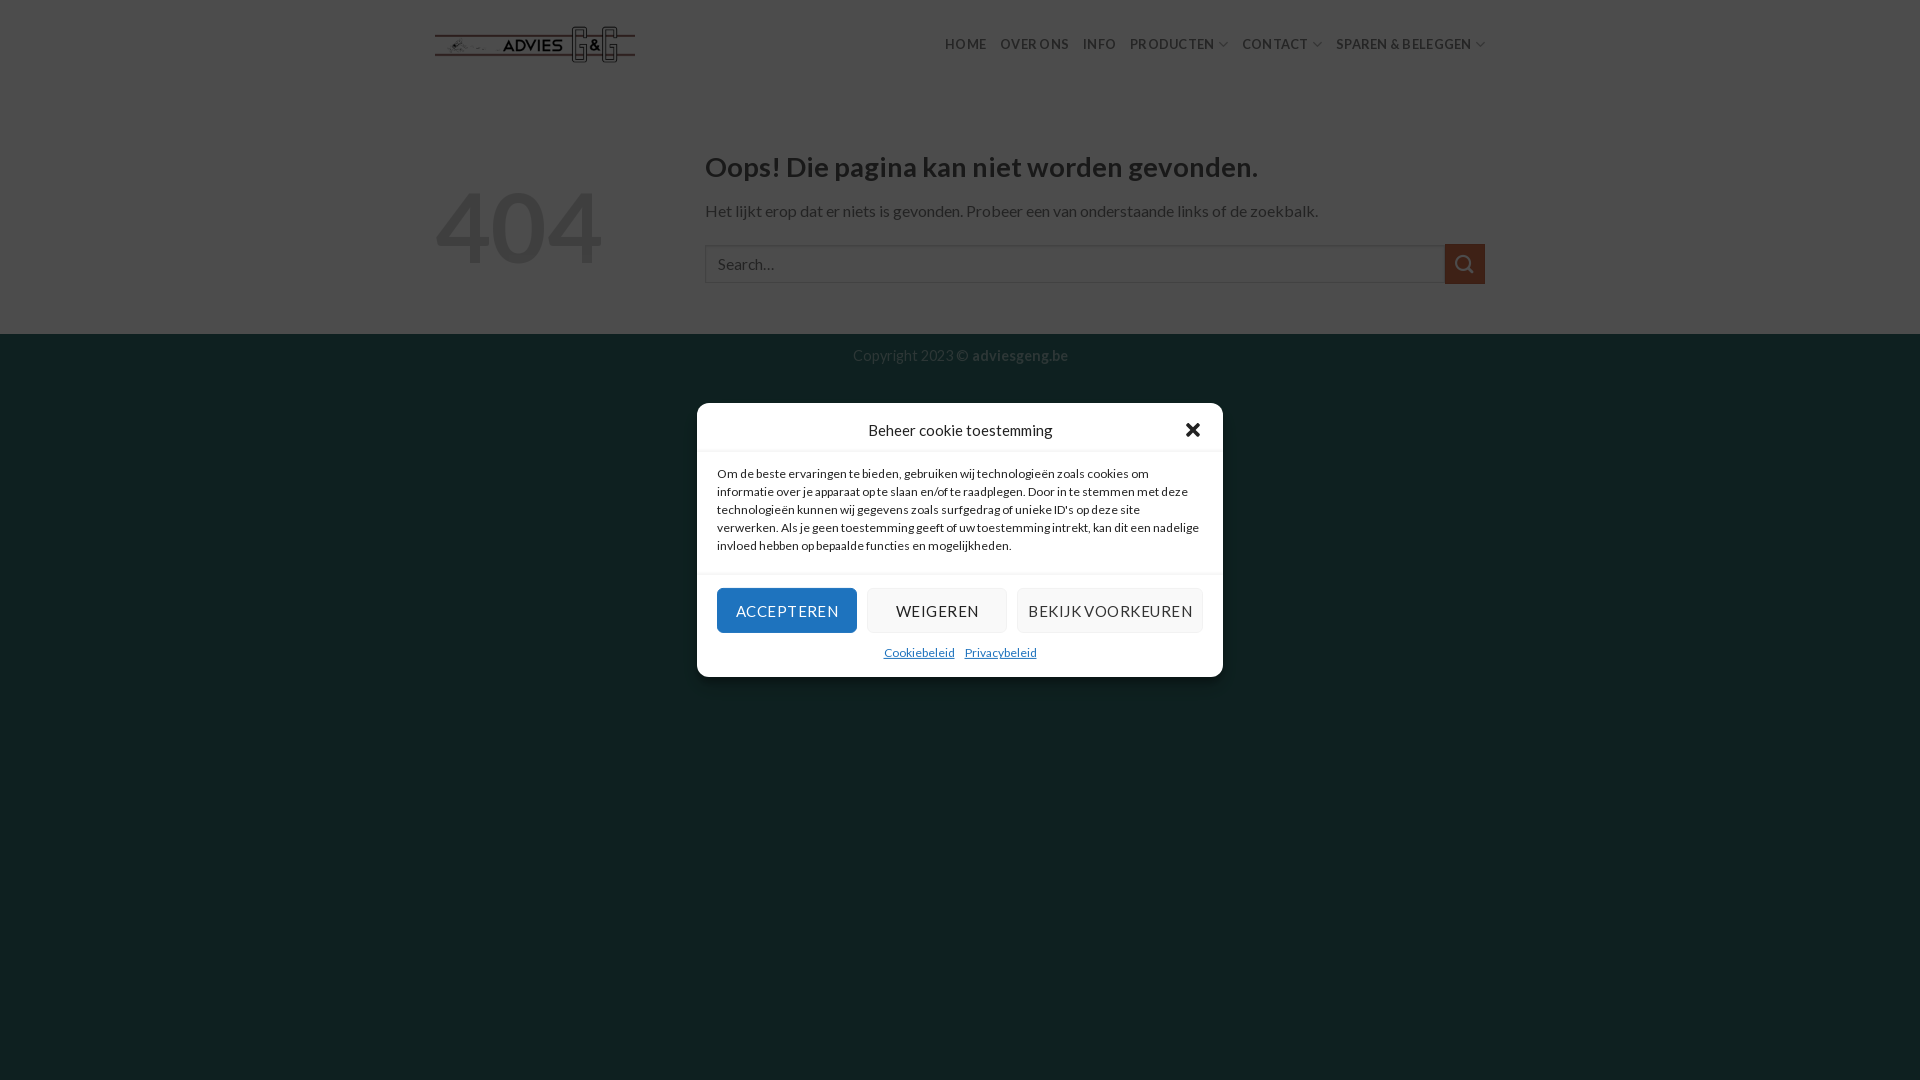  What do you see at coordinates (935, 609) in the screenshot?
I see `'WEIGEREN'` at bounding box center [935, 609].